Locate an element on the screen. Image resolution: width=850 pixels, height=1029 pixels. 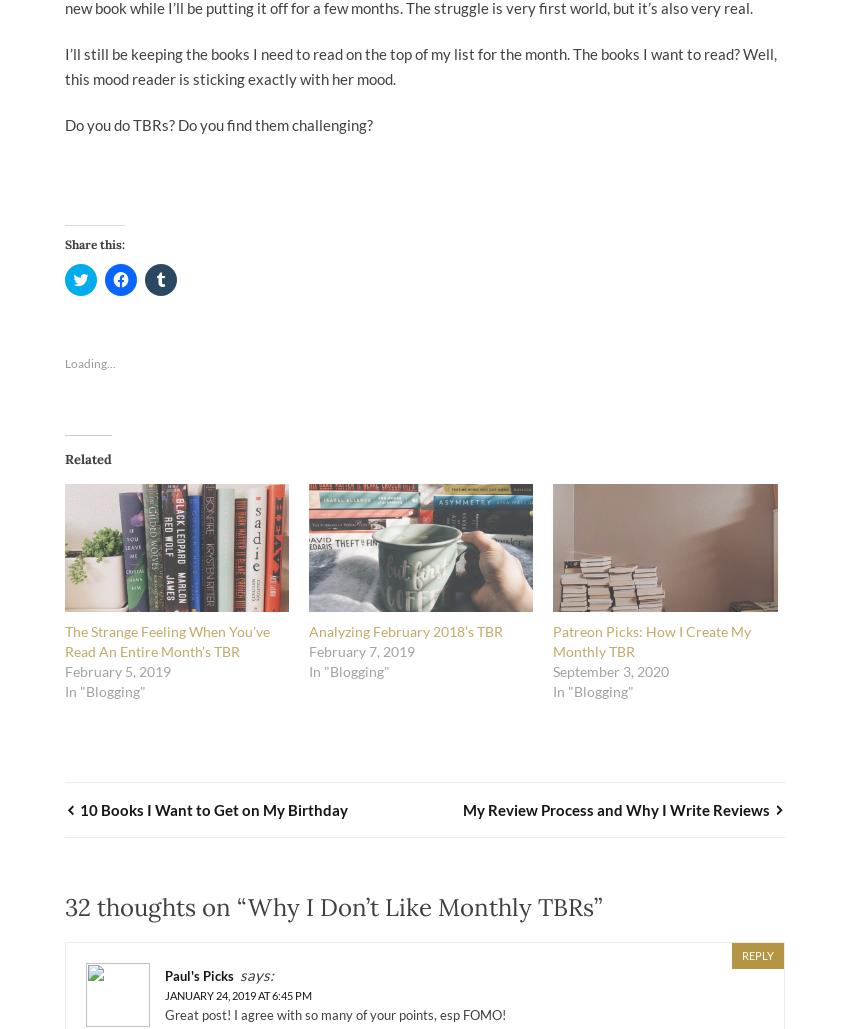
'I’ll still be keeping the books I need to read on the top of my list for the month. The books I want to read? Well, this mood reader is sticking exactly with her mood.' is located at coordinates (421, 65).